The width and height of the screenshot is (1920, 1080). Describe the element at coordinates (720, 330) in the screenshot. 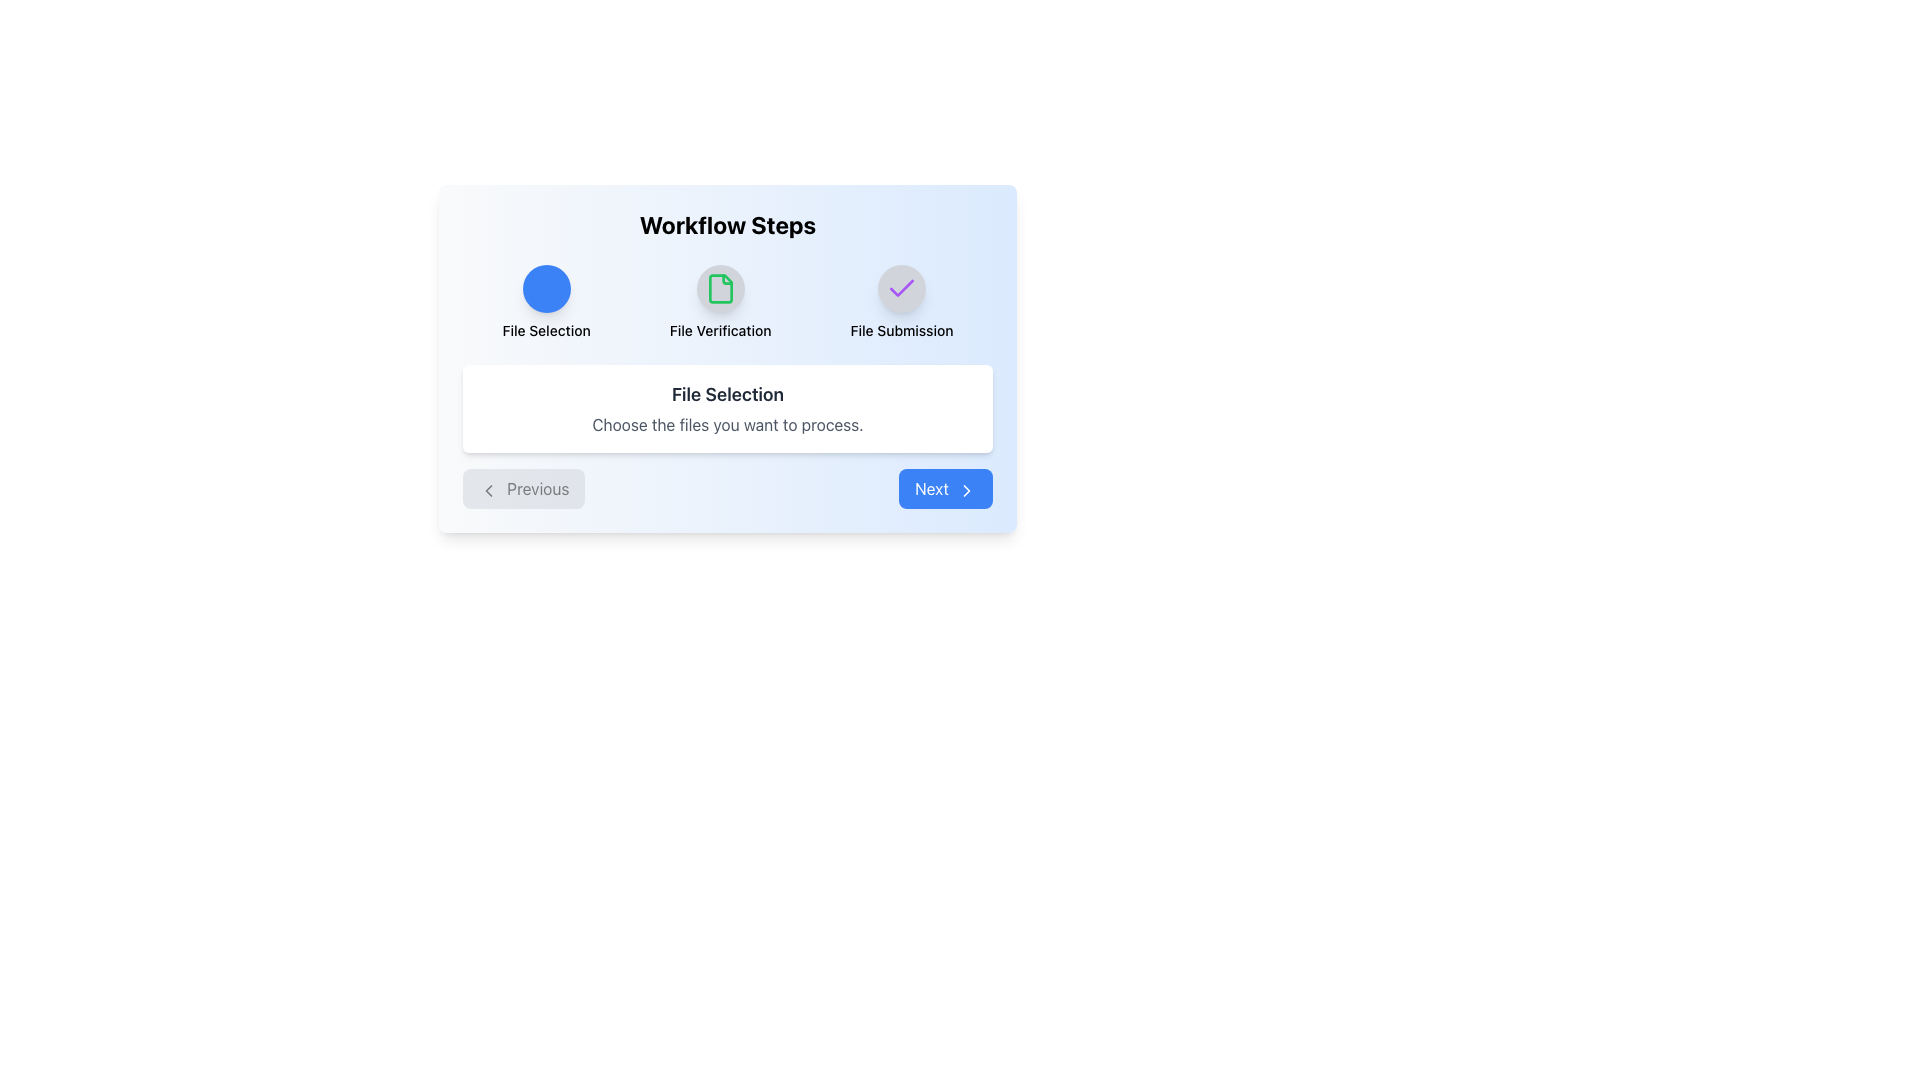

I see `the 'File Verification' text label, which is located in the central workflow area beneath the file icon` at that location.